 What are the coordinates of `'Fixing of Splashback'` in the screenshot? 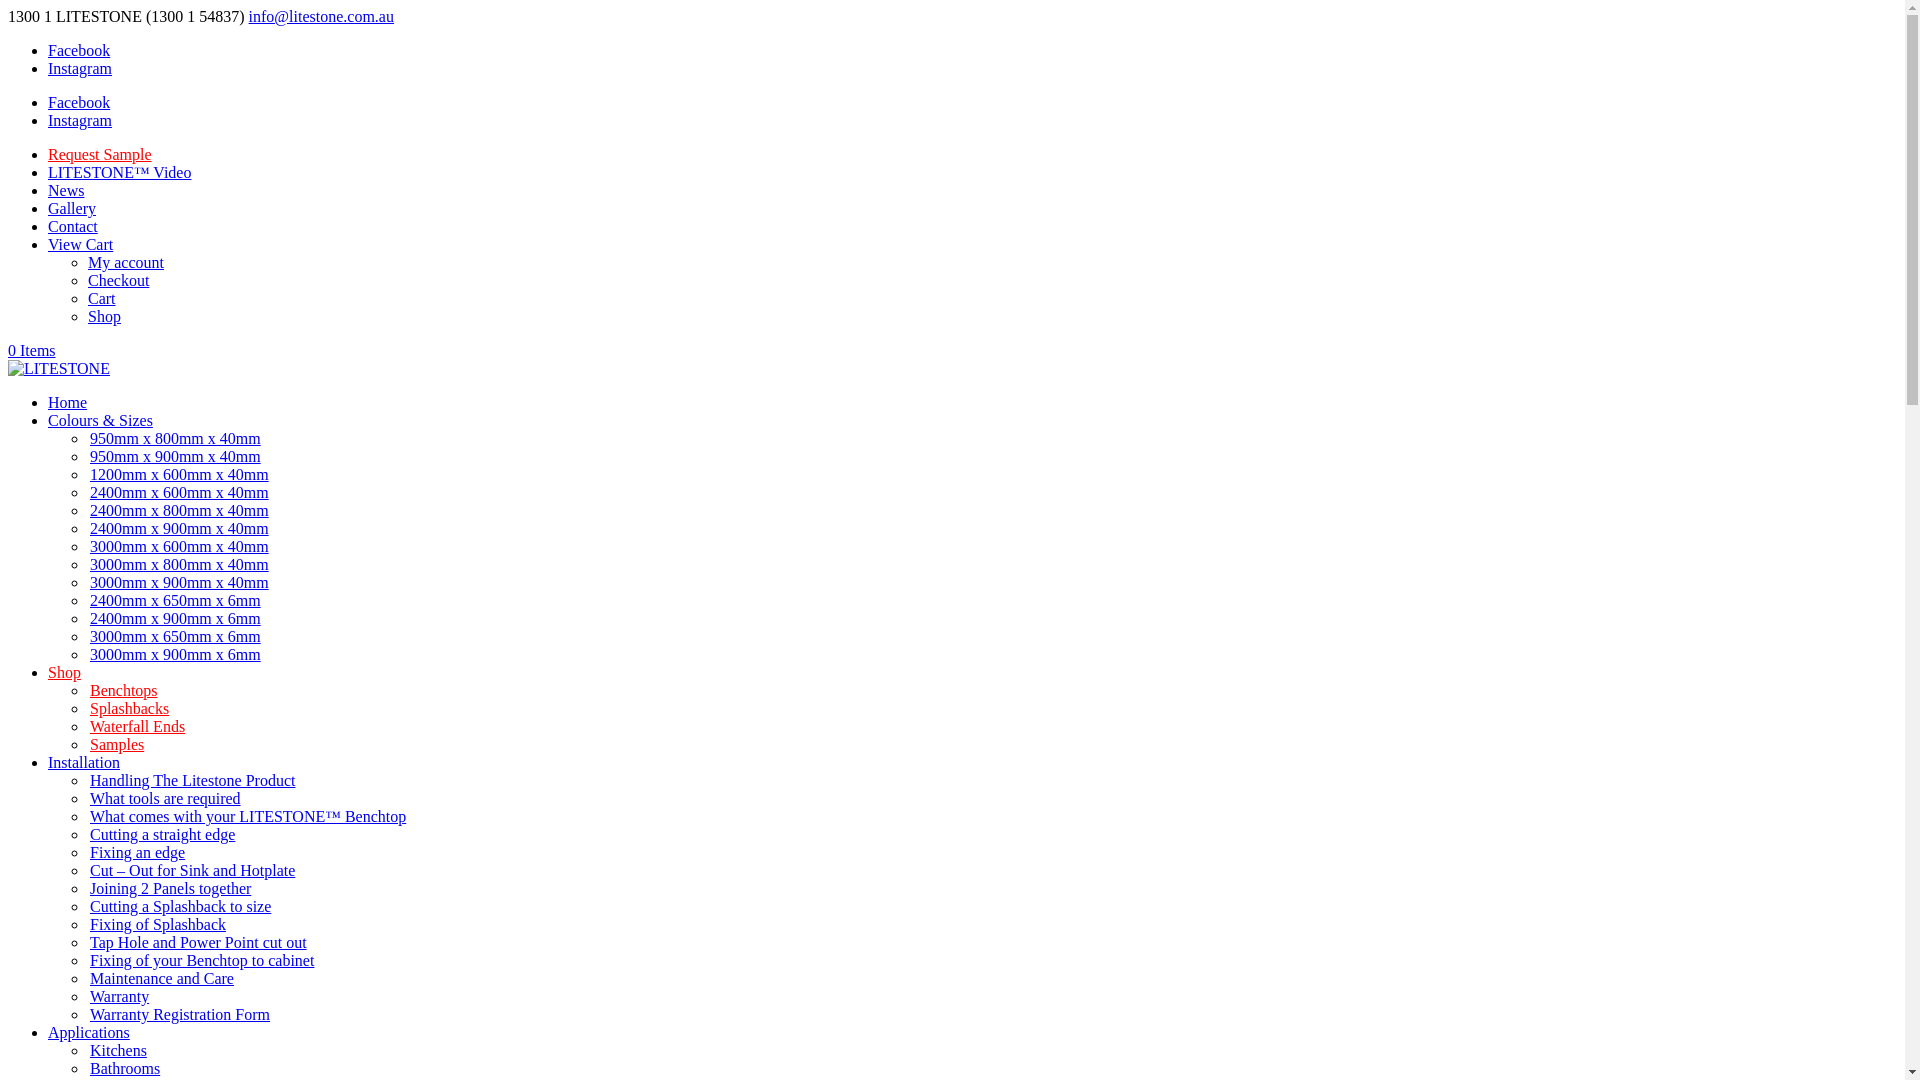 It's located at (86, 924).